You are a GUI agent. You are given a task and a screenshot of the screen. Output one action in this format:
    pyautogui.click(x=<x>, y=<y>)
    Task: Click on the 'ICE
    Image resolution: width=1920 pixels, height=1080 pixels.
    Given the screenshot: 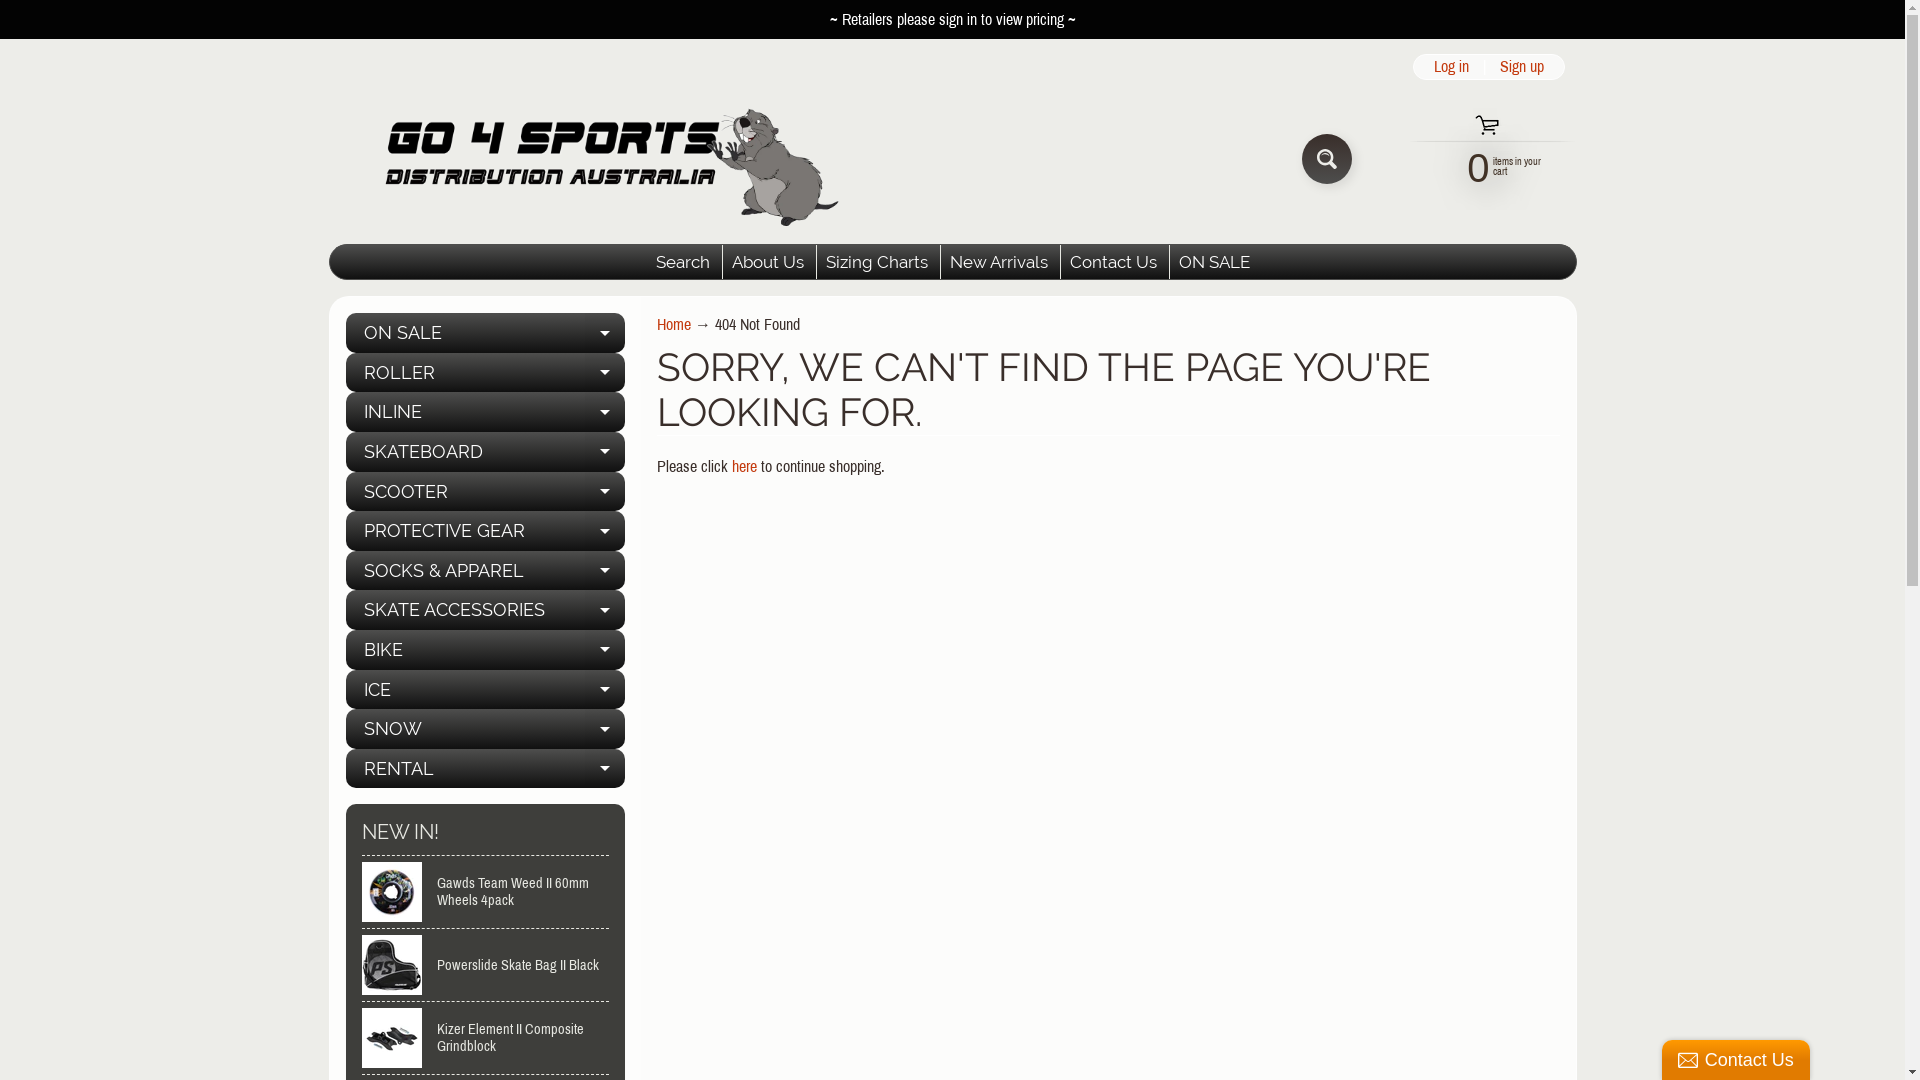 What is the action you would take?
    pyautogui.click(x=485, y=689)
    